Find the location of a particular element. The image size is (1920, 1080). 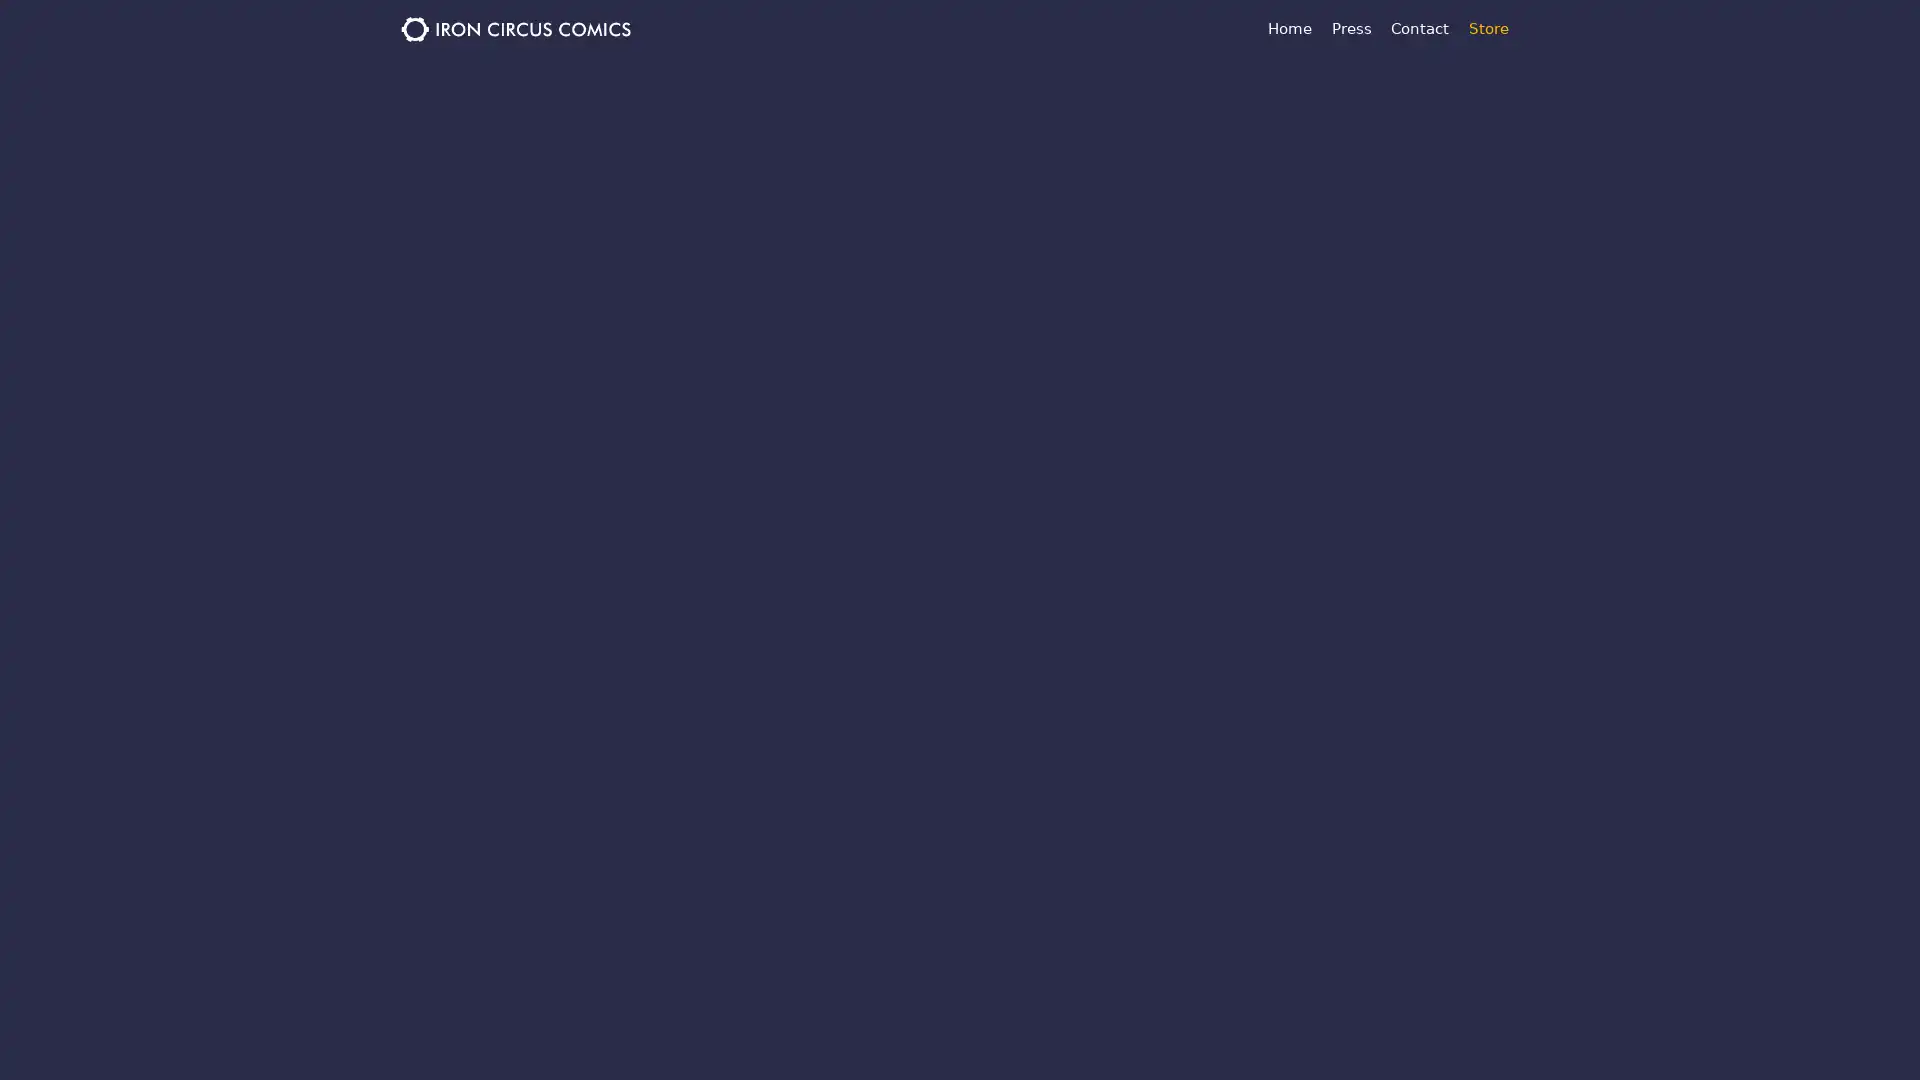

Log In is located at coordinates (1415, 596).